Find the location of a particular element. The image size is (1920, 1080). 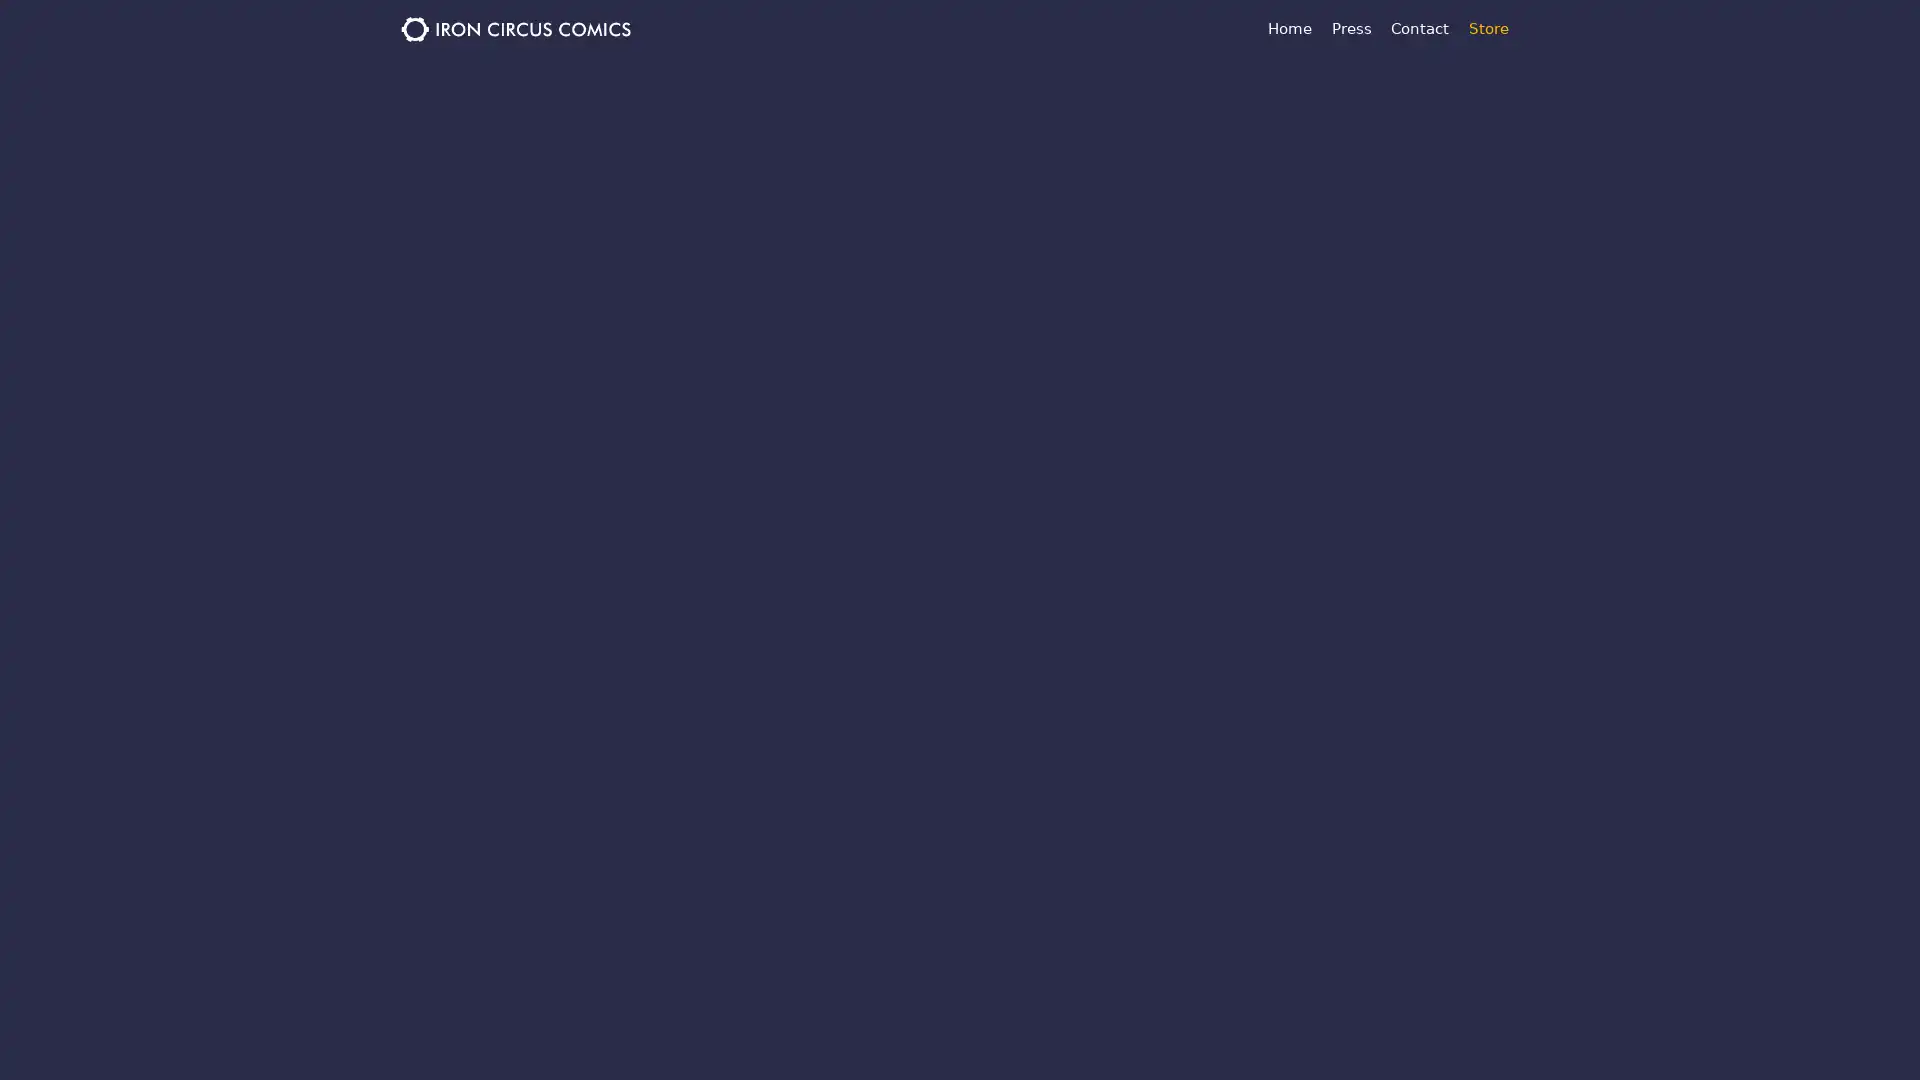

Log In is located at coordinates (1415, 596).